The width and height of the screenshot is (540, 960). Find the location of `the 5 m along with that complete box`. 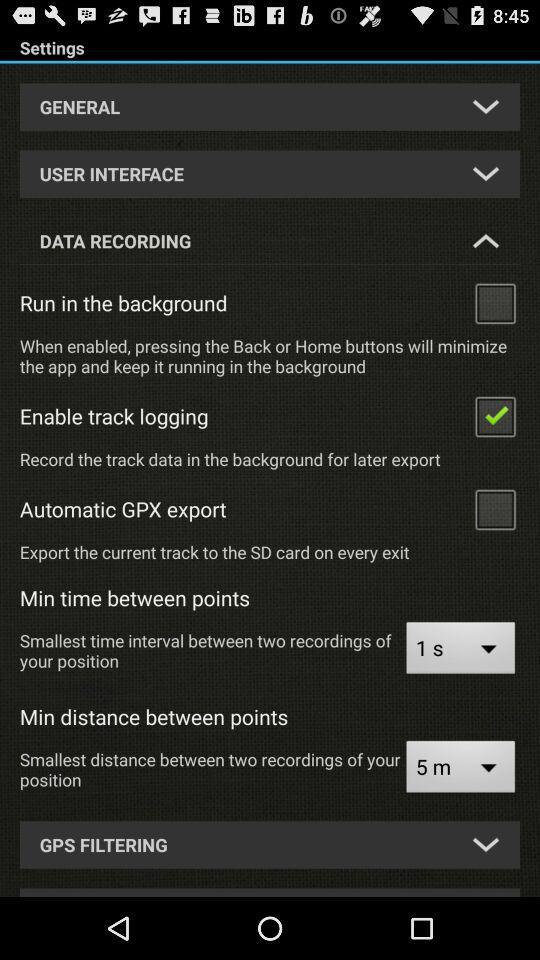

the 5 m along with that complete box is located at coordinates (460, 768).